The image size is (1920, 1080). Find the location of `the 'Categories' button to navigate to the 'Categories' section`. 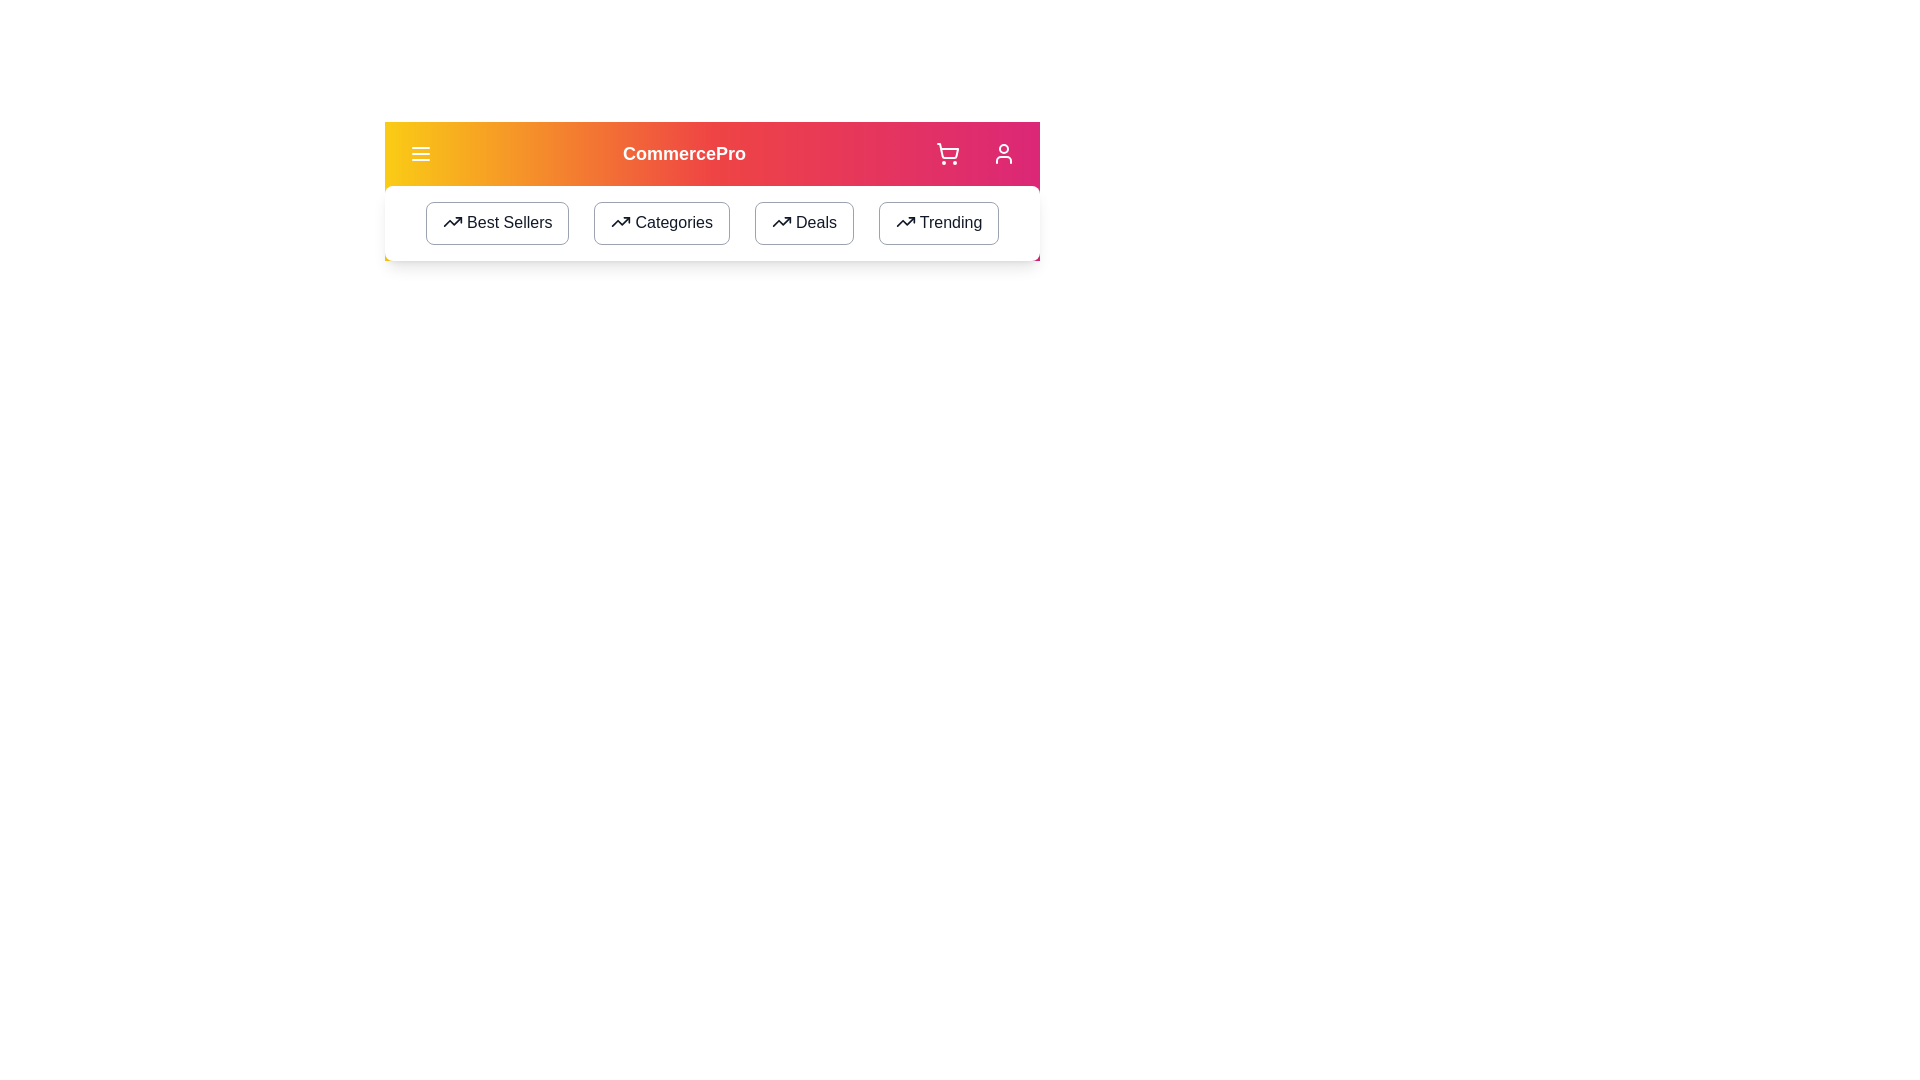

the 'Categories' button to navigate to the 'Categories' section is located at coordinates (662, 223).